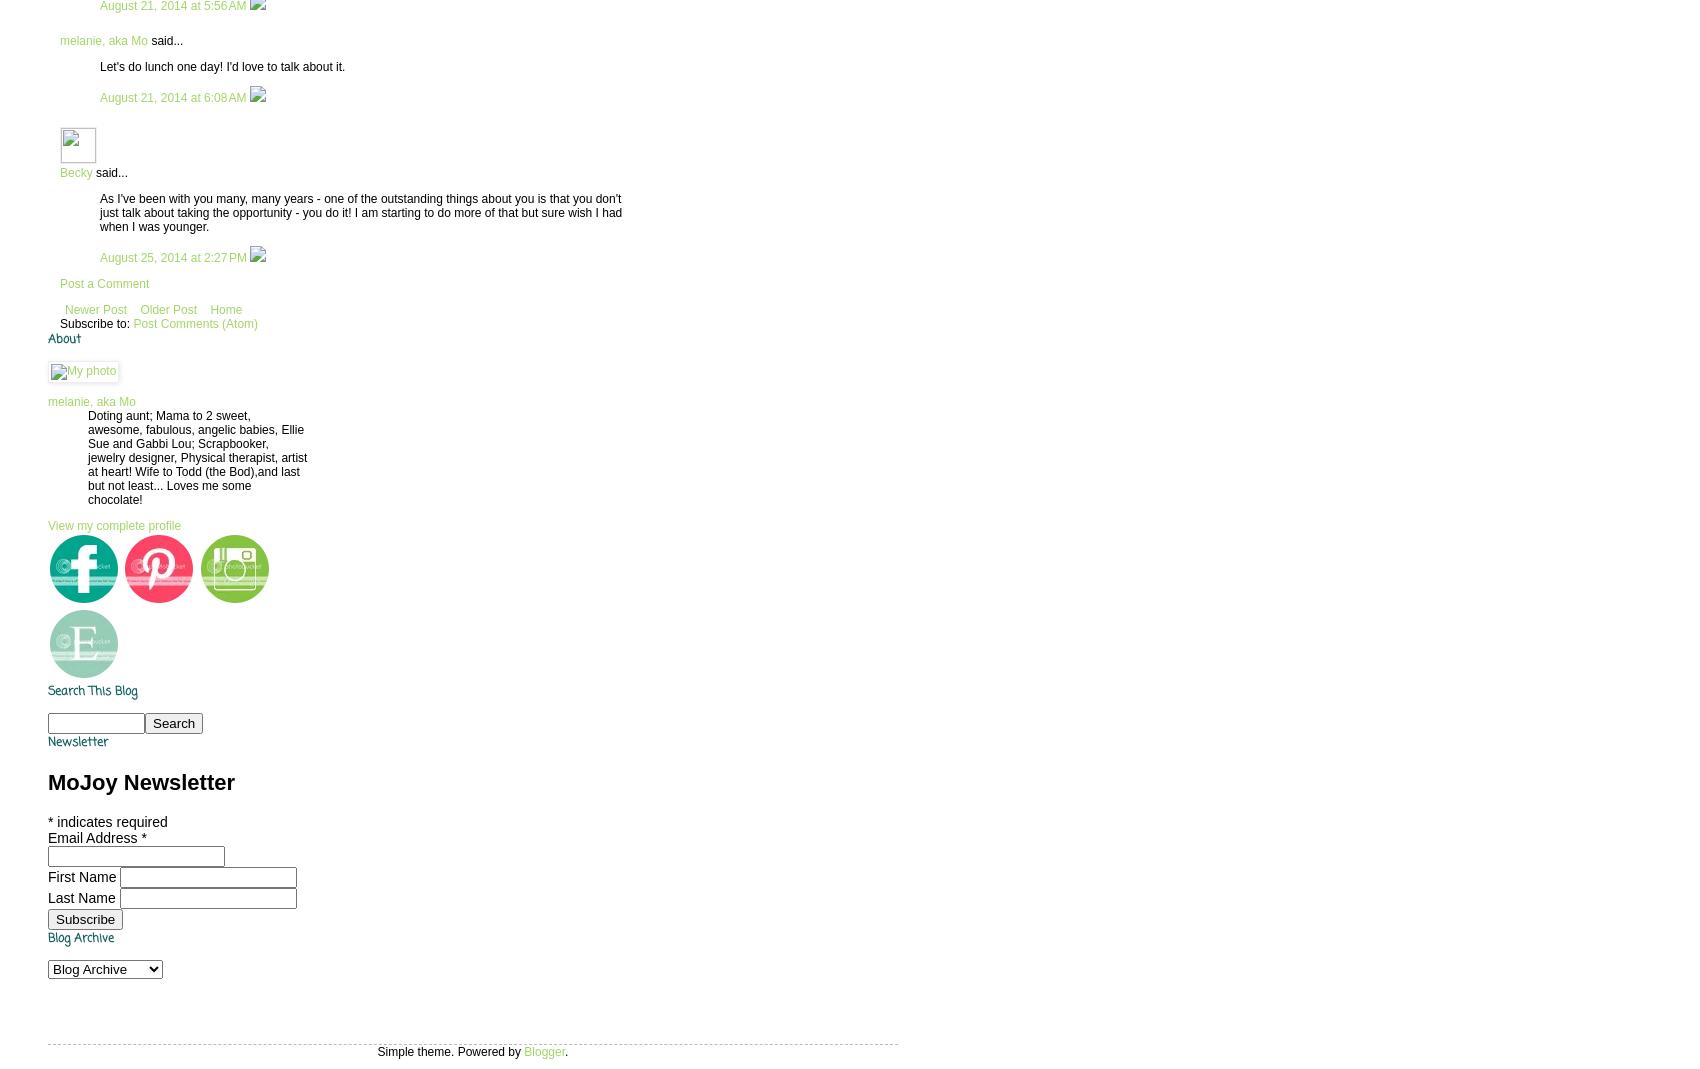  What do you see at coordinates (113, 523) in the screenshot?
I see `'View my complete profile'` at bounding box center [113, 523].